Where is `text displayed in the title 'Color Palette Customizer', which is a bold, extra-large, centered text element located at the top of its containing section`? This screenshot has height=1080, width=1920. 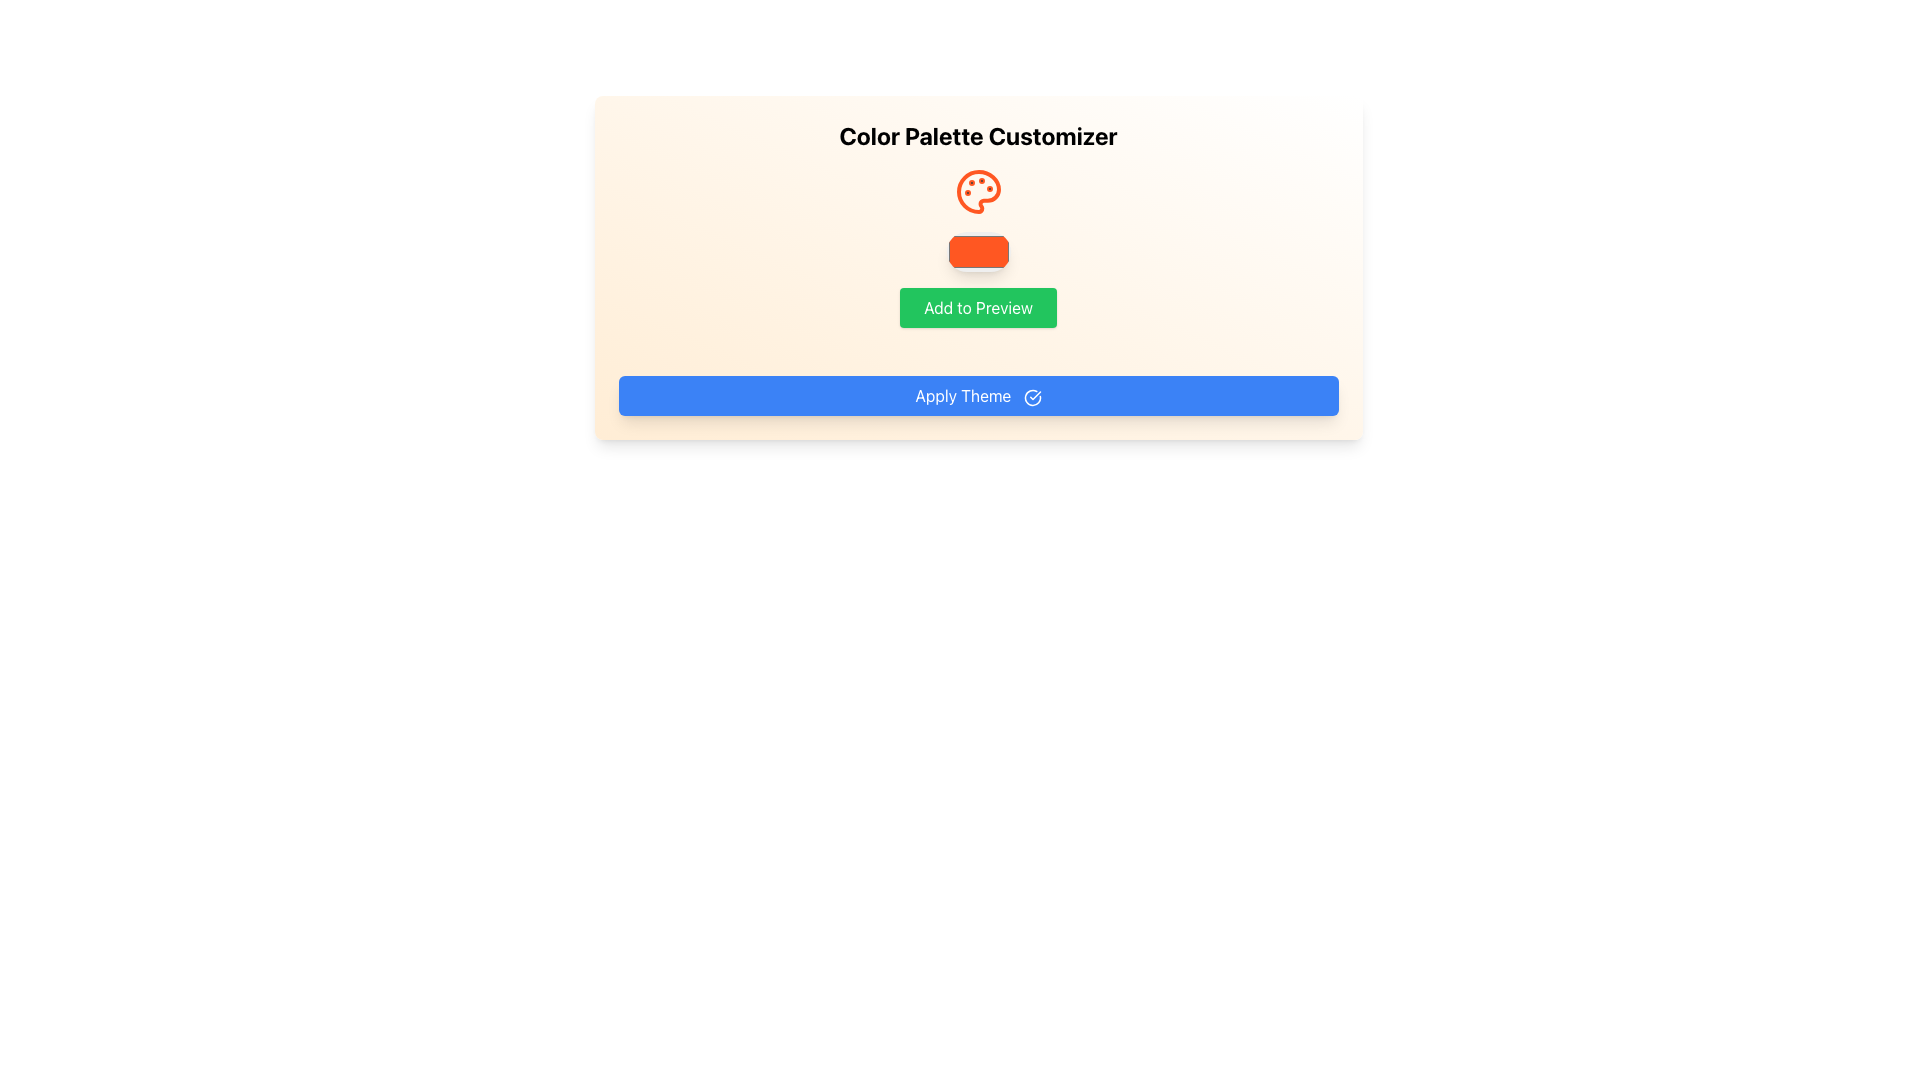
text displayed in the title 'Color Palette Customizer', which is a bold, extra-large, centered text element located at the top of its containing section is located at coordinates (978, 135).